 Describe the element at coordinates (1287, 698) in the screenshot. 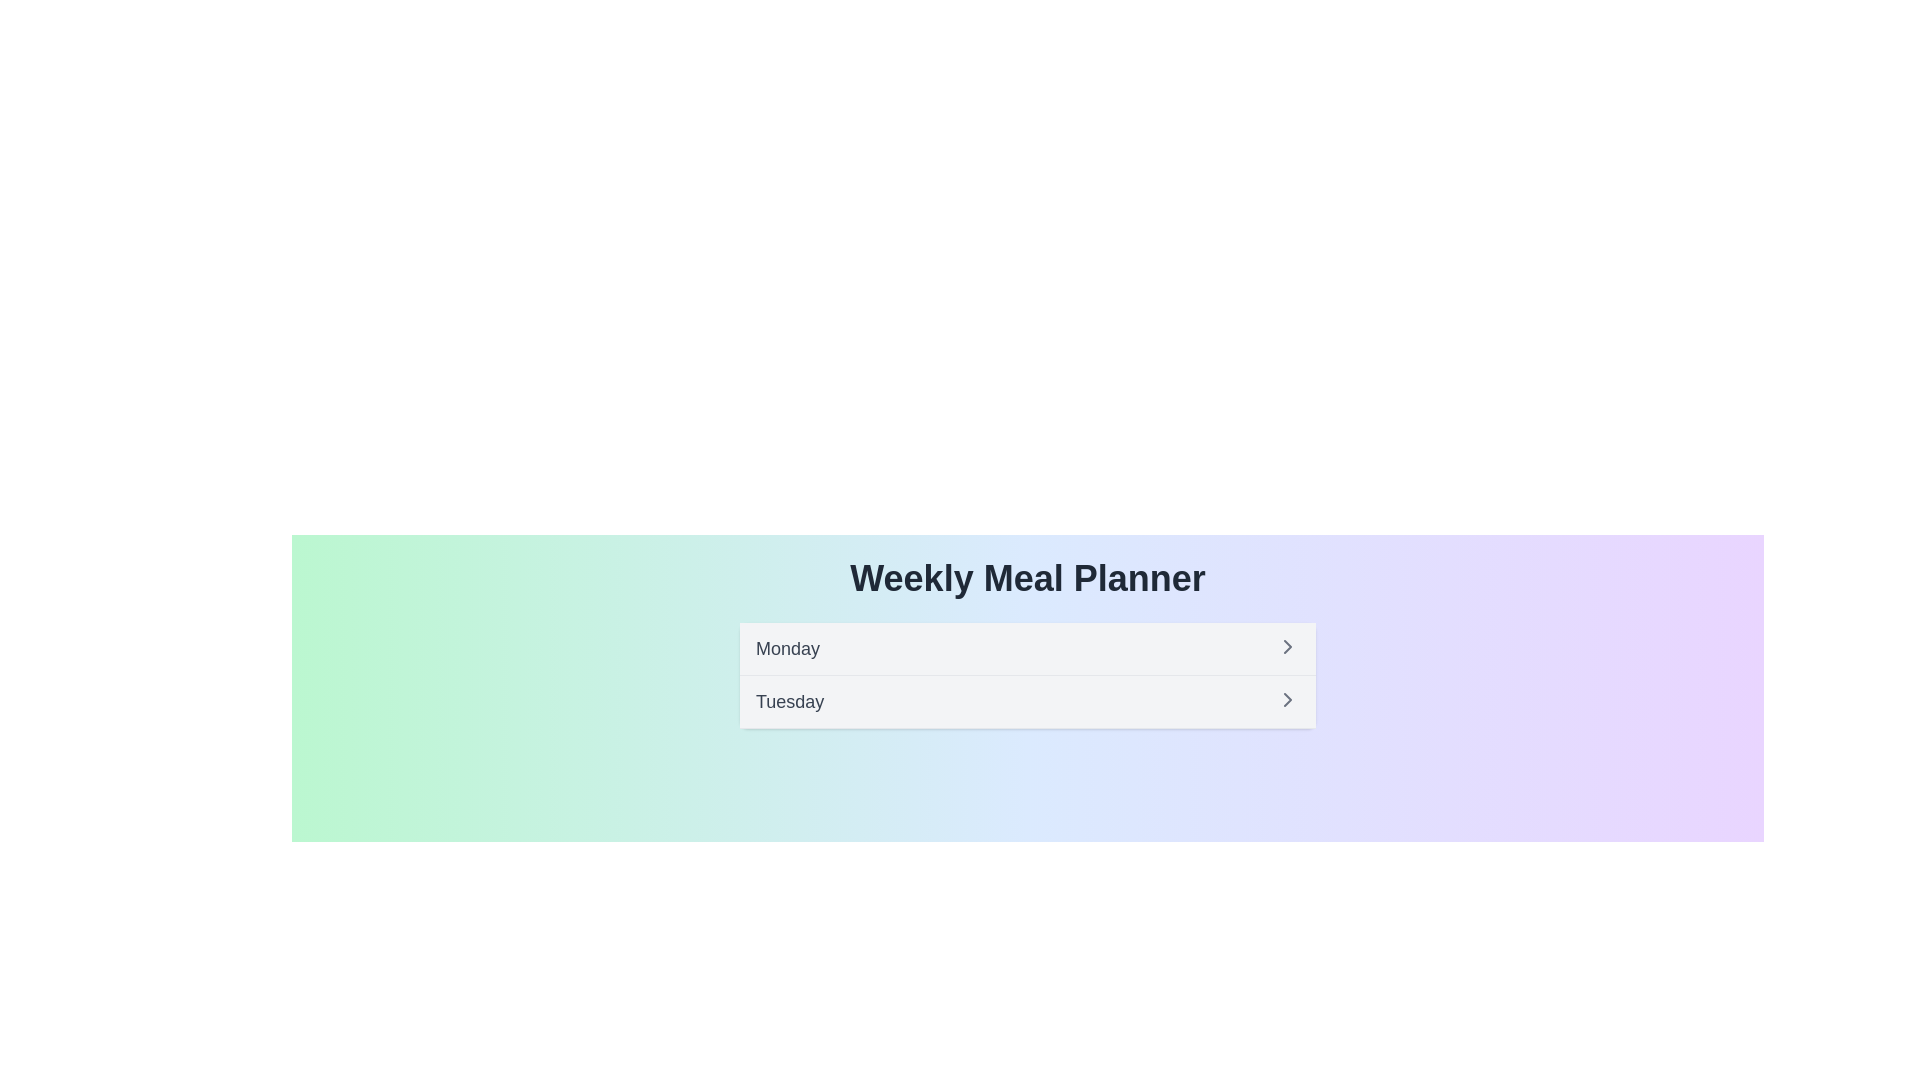

I see `the rightwards-pointing chevron icon associated with the 'Tuesday' item` at that location.